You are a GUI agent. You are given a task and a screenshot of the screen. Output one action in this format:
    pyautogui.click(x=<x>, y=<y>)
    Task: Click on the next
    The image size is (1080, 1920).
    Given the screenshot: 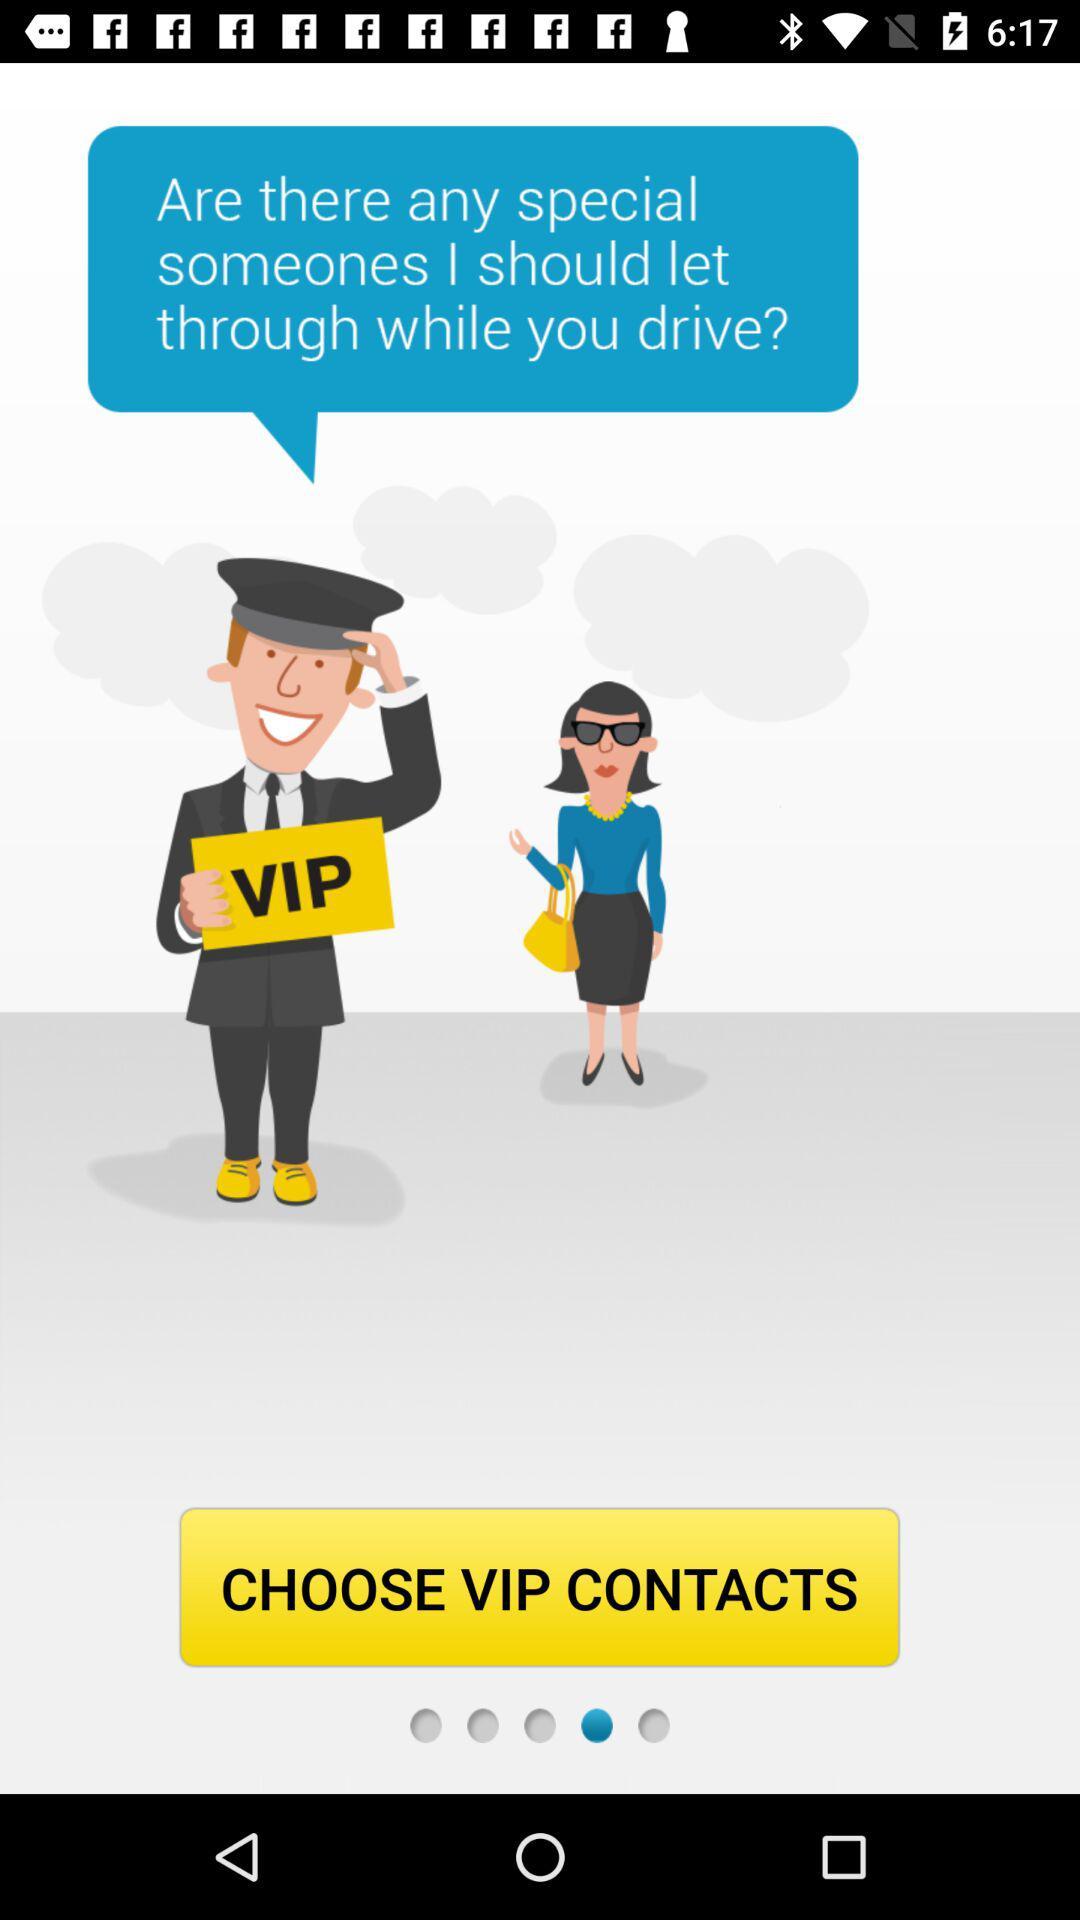 What is the action you would take?
    pyautogui.click(x=596, y=1724)
    